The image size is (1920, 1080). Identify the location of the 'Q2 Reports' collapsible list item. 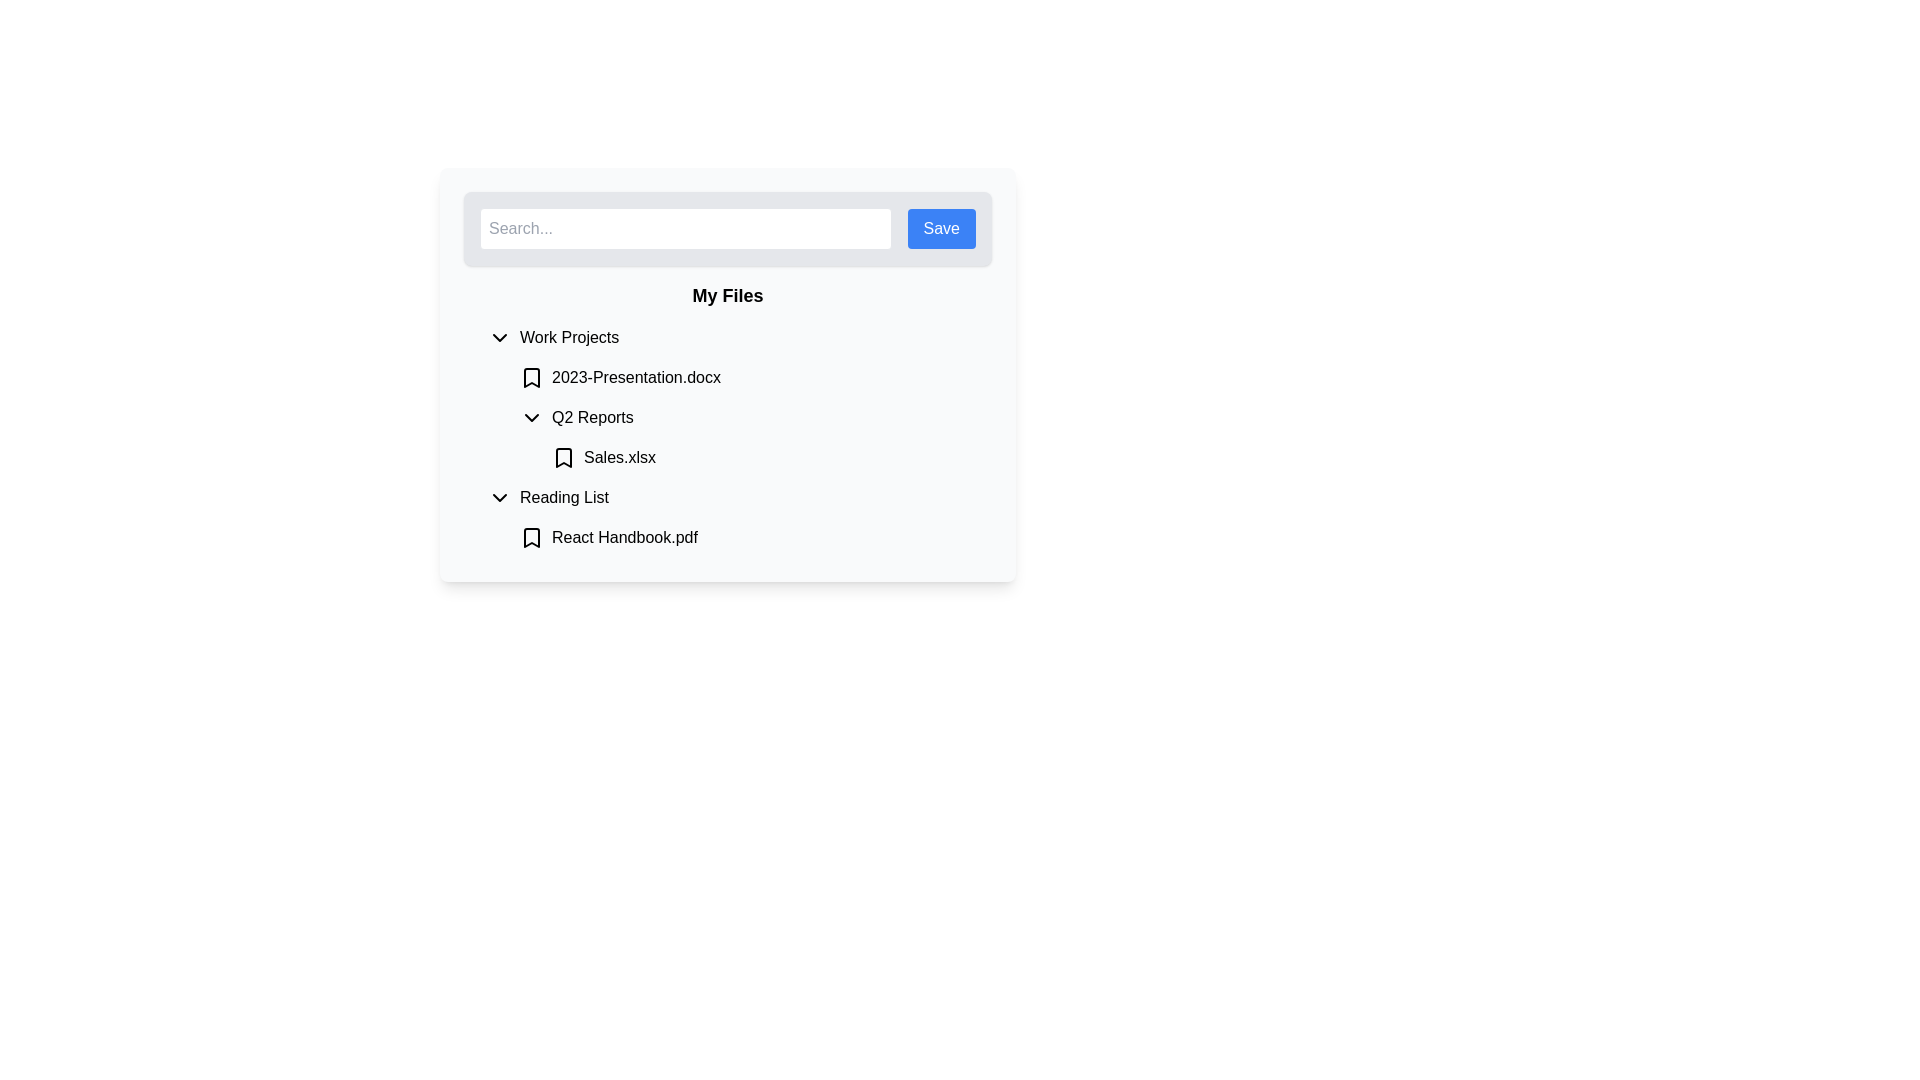
(751, 416).